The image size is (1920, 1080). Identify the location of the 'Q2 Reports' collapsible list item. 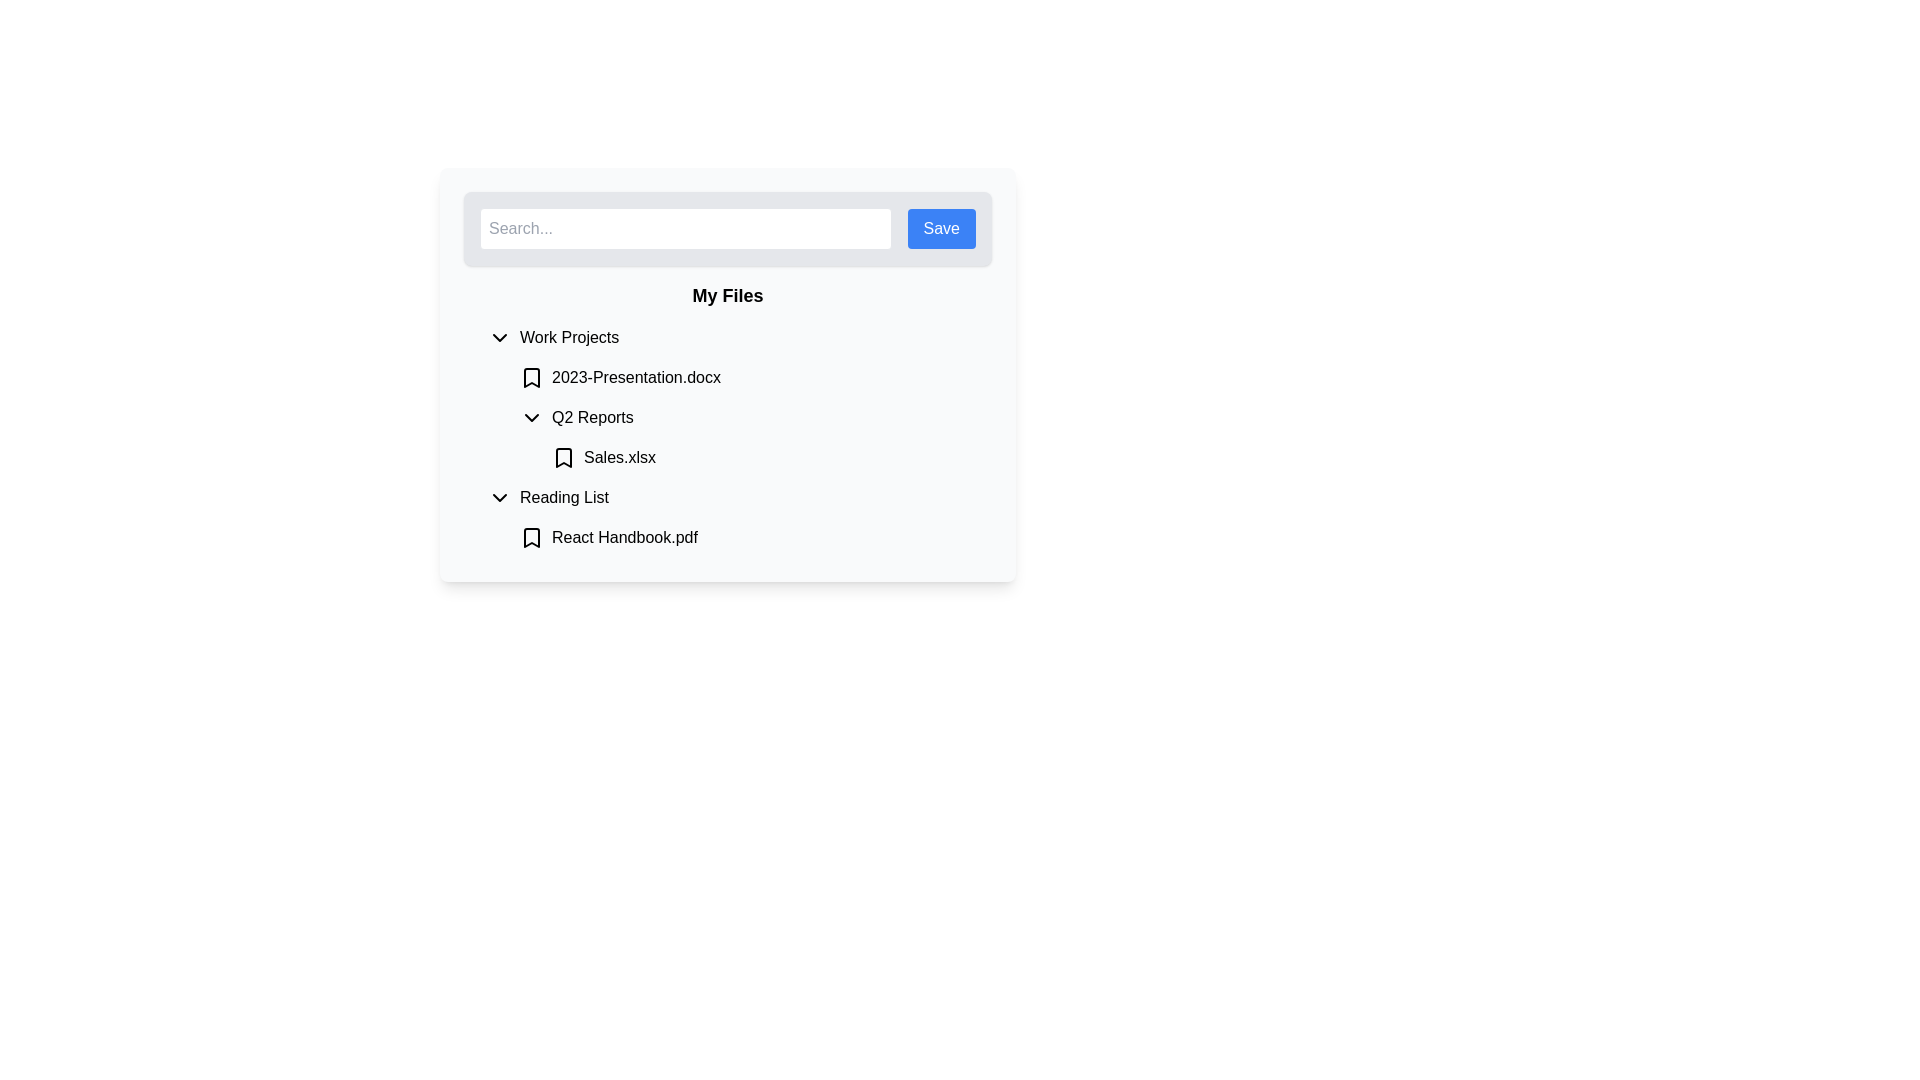
(751, 416).